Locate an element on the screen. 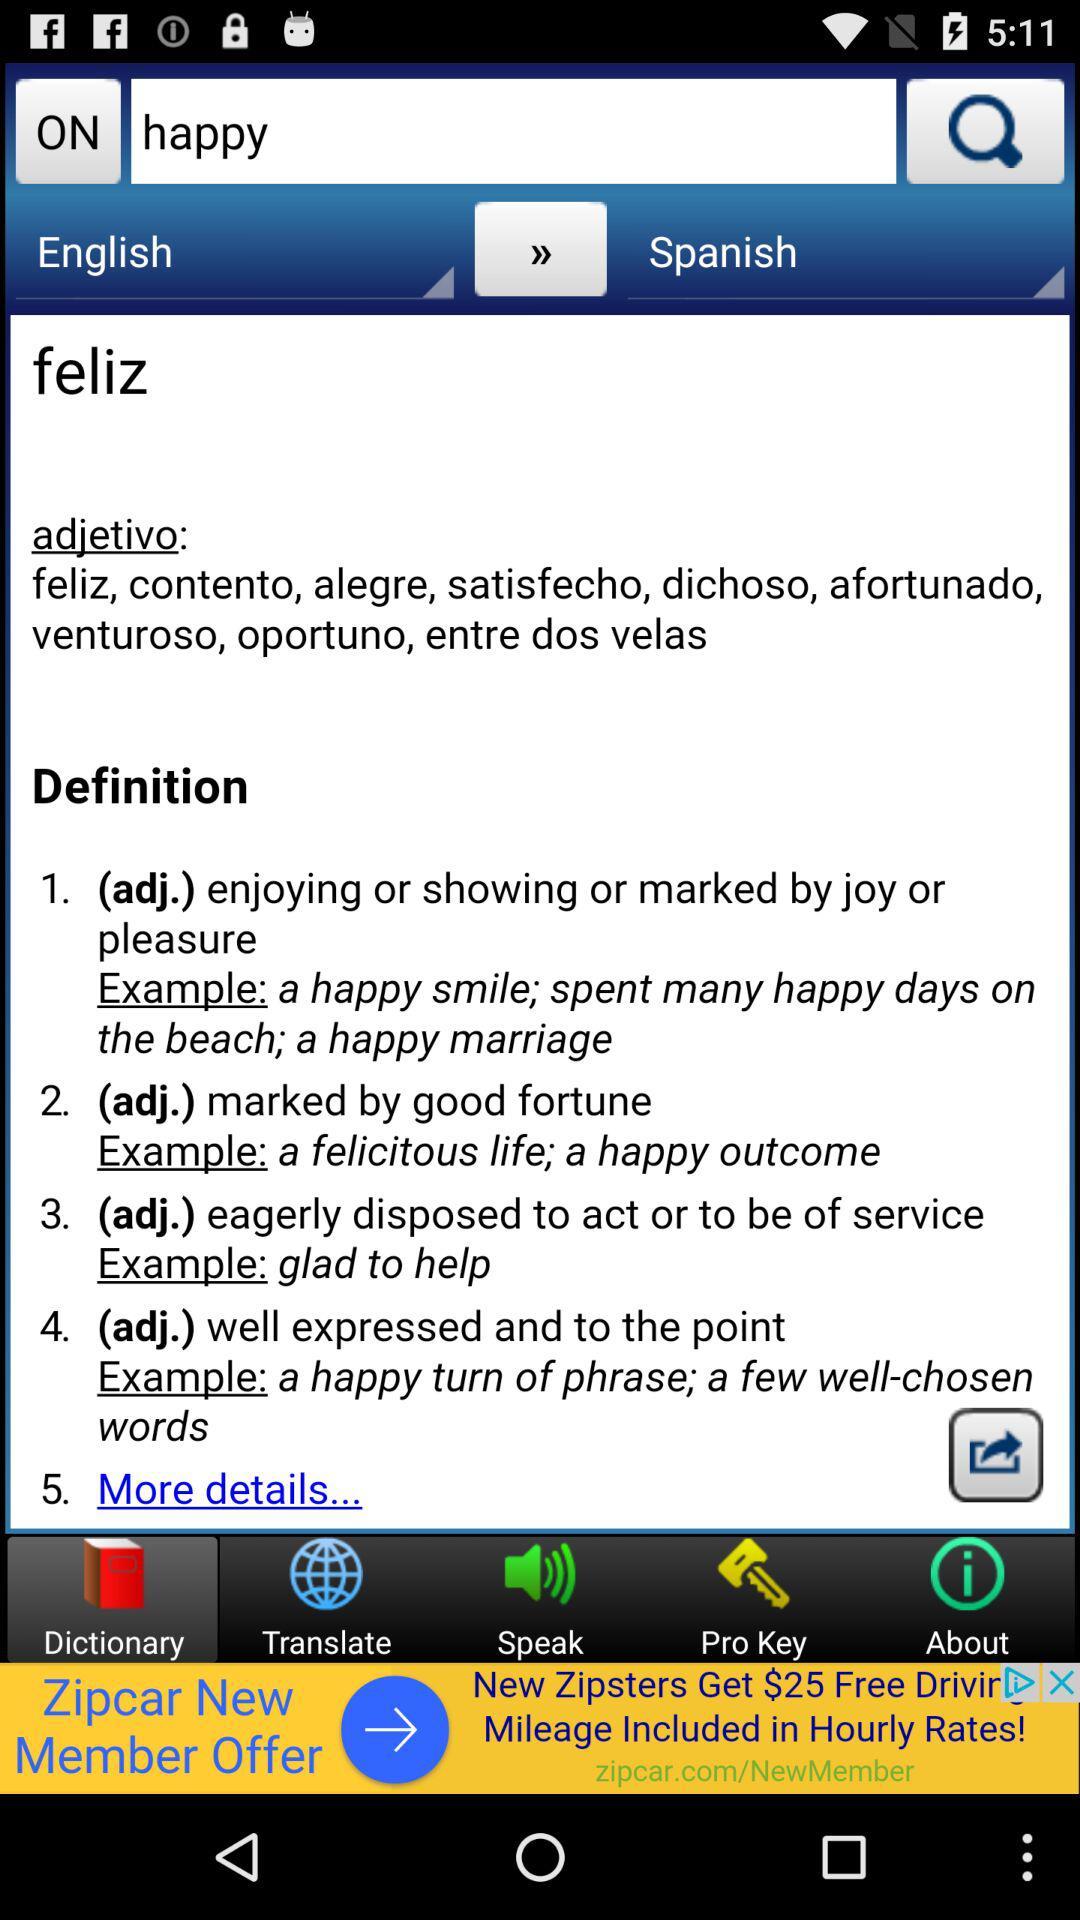 This screenshot has height=1920, width=1080. search is located at coordinates (984, 130).